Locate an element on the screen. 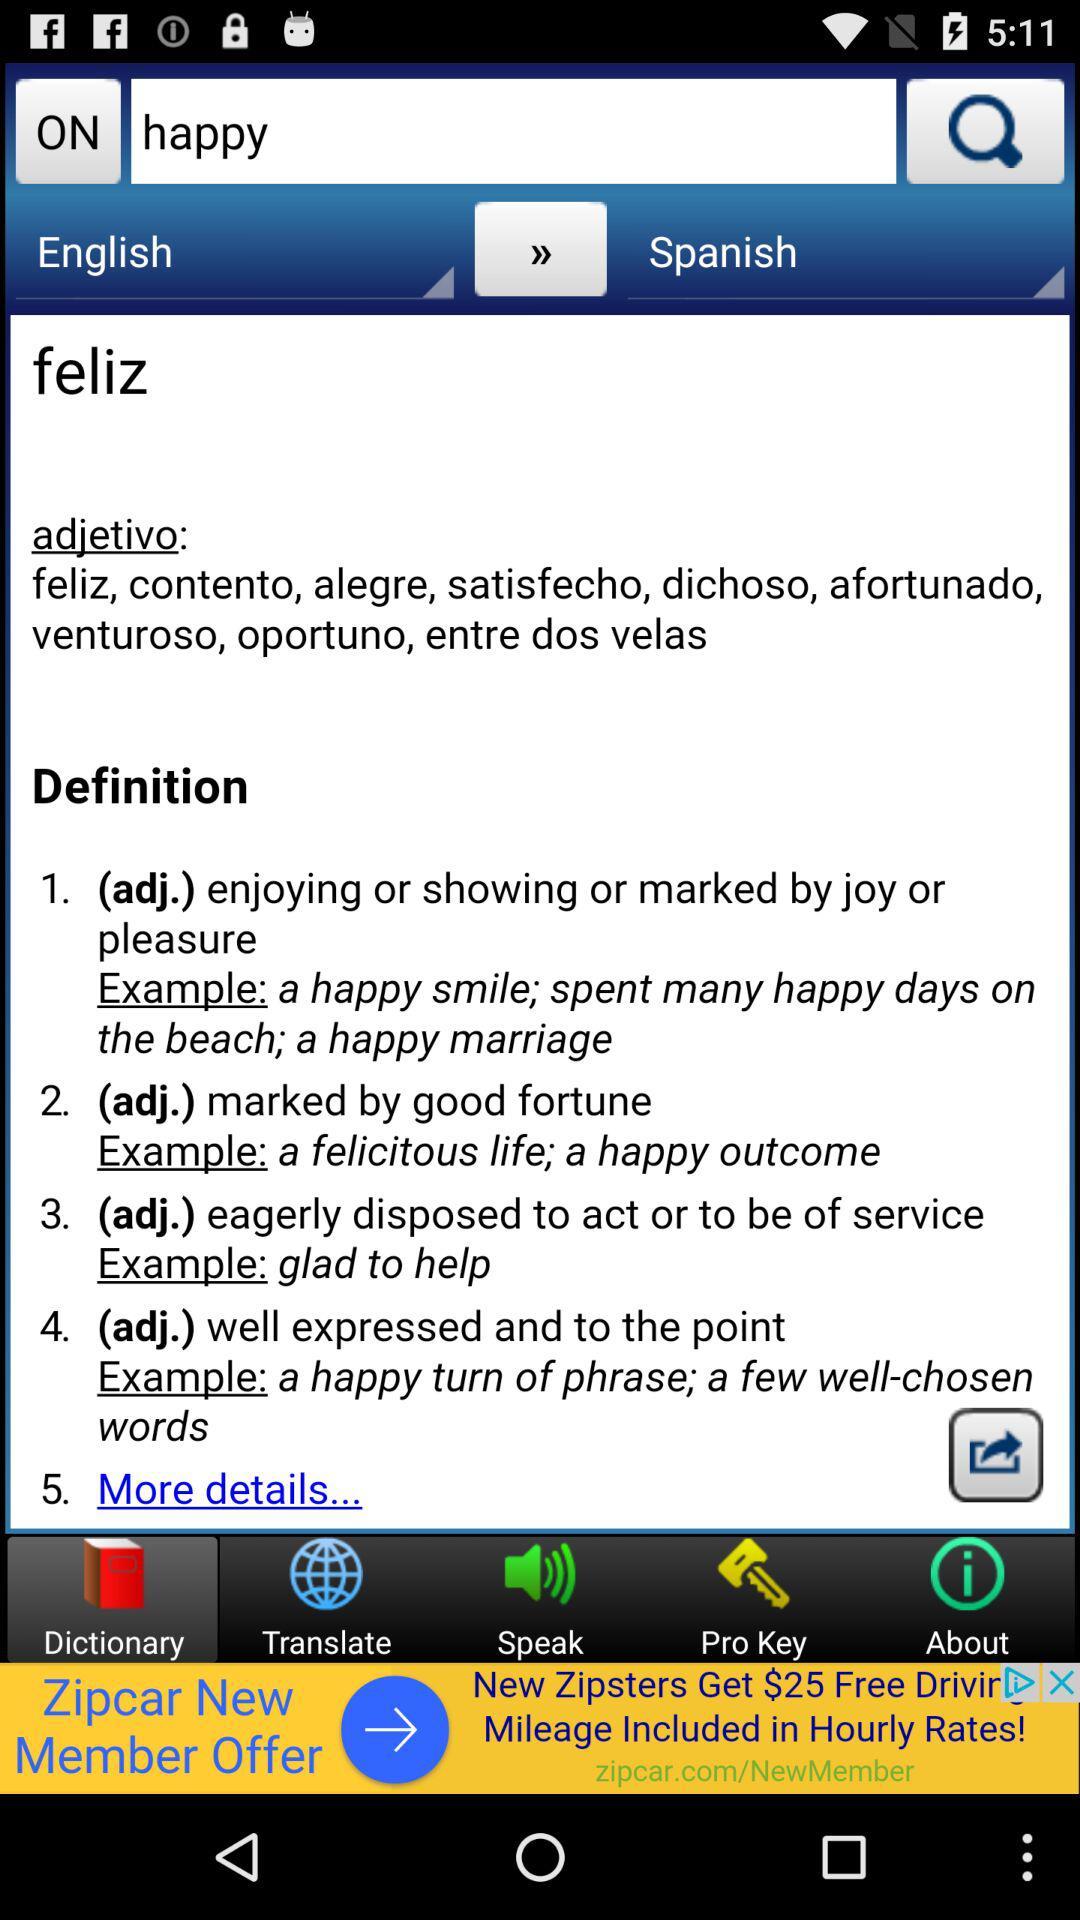 This screenshot has height=1920, width=1080. search is located at coordinates (984, 130).